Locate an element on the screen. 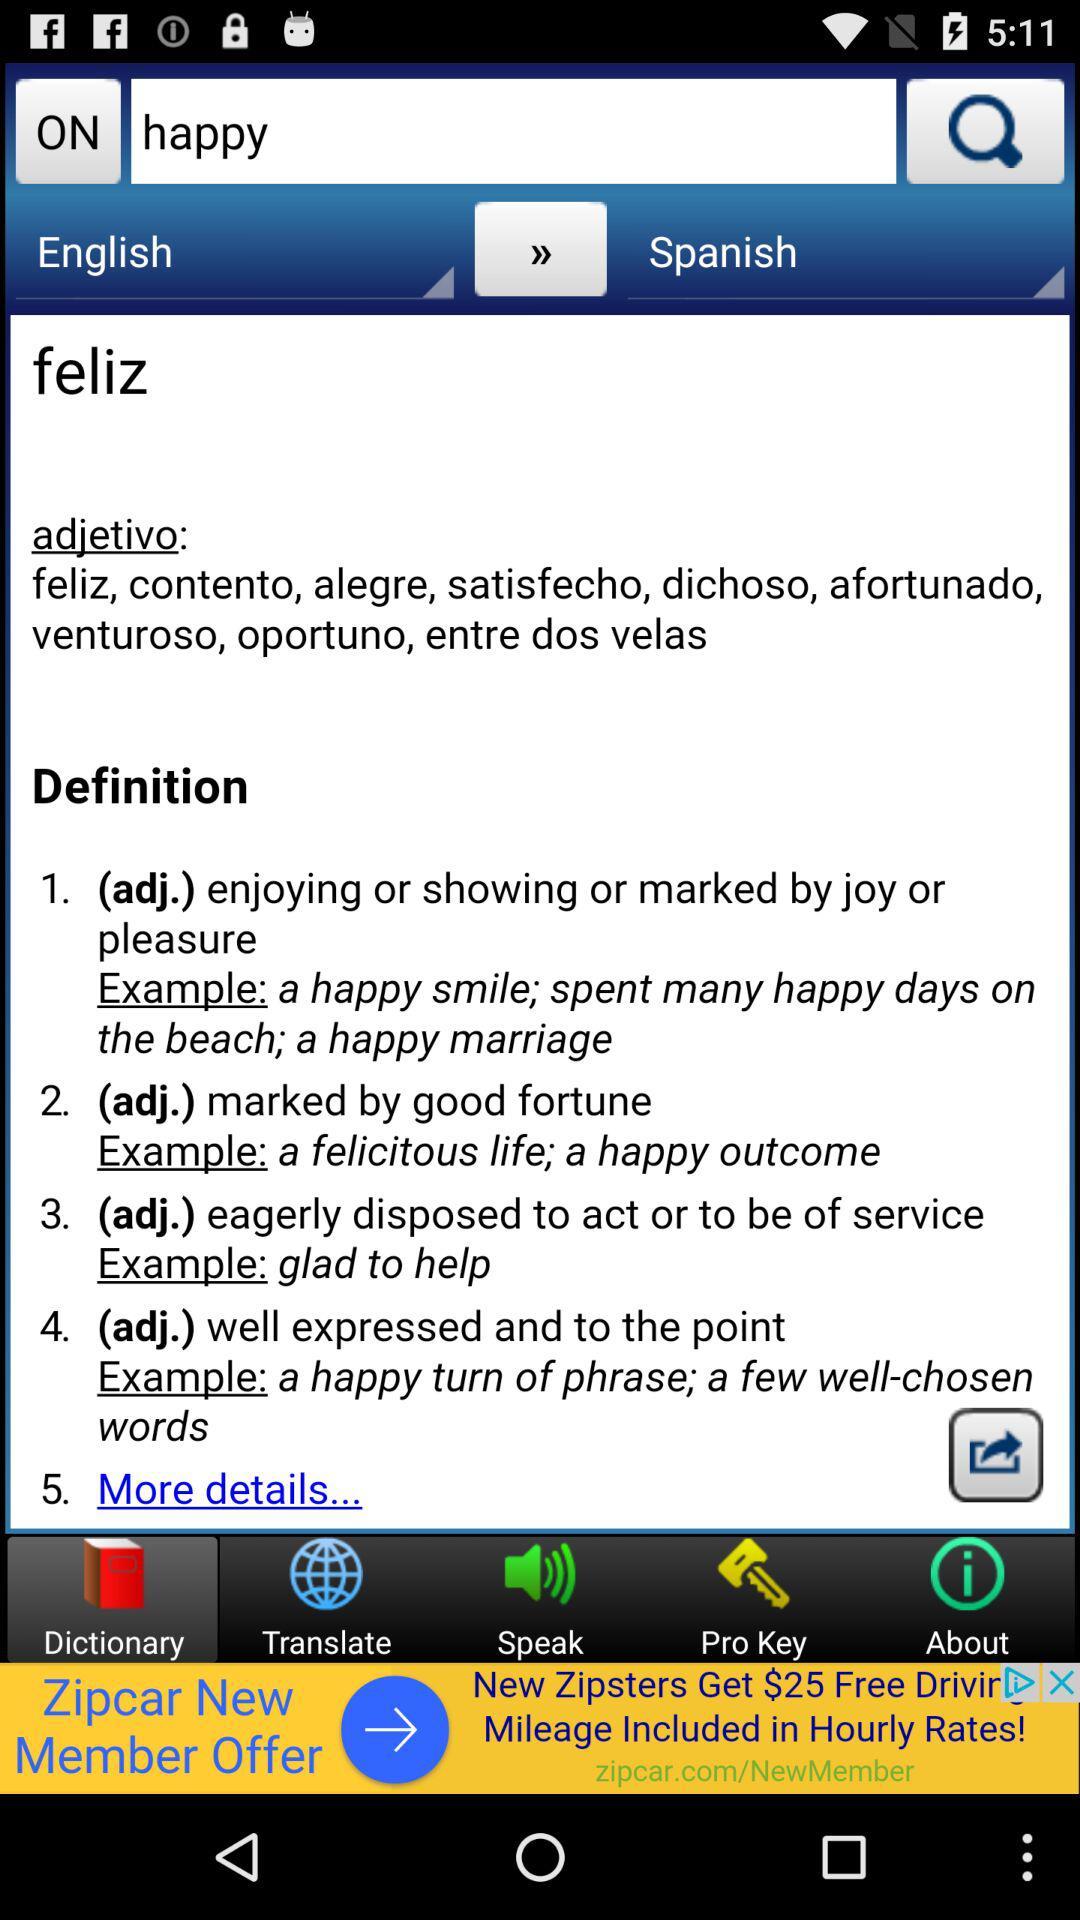 This screenshot has height=1920, width=1080. search is located at coordinates (984, 130).